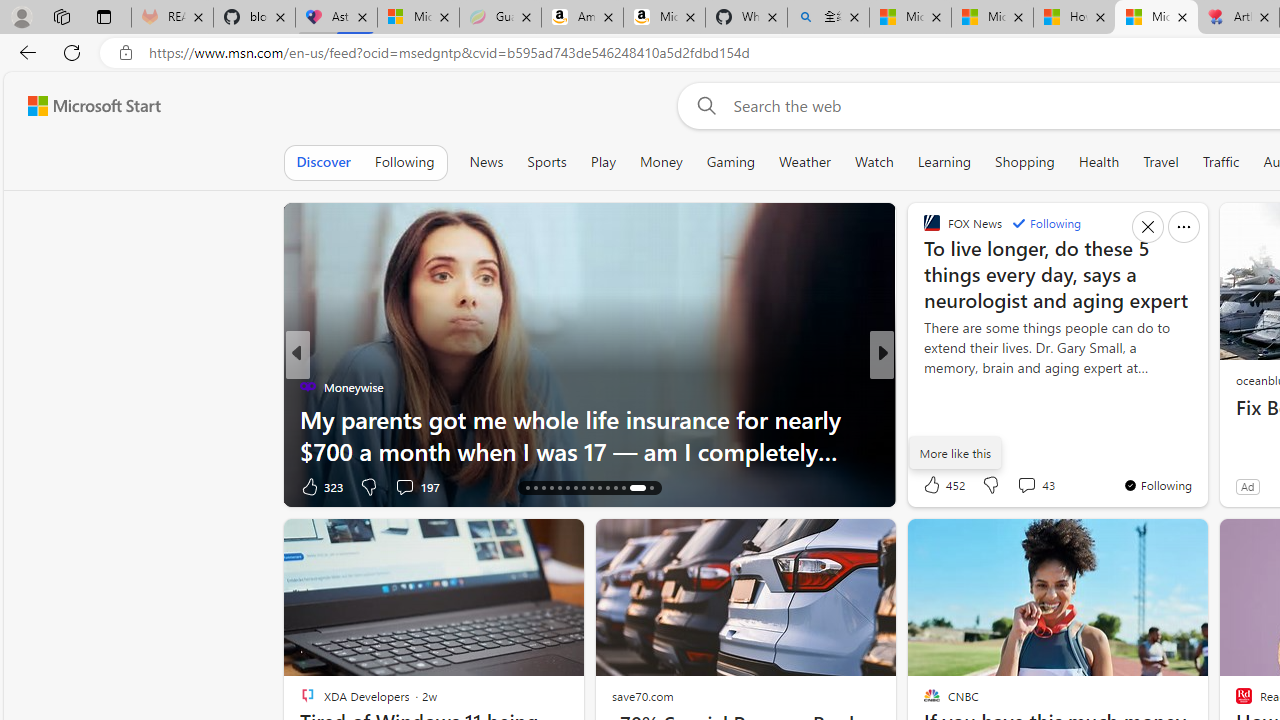 Image resolution: width=1280 pixels, height=720 pixels. Describe the element at coordinates (528, 488) in the screenshot. I see `'AutomationID: tab-16'` at that location.